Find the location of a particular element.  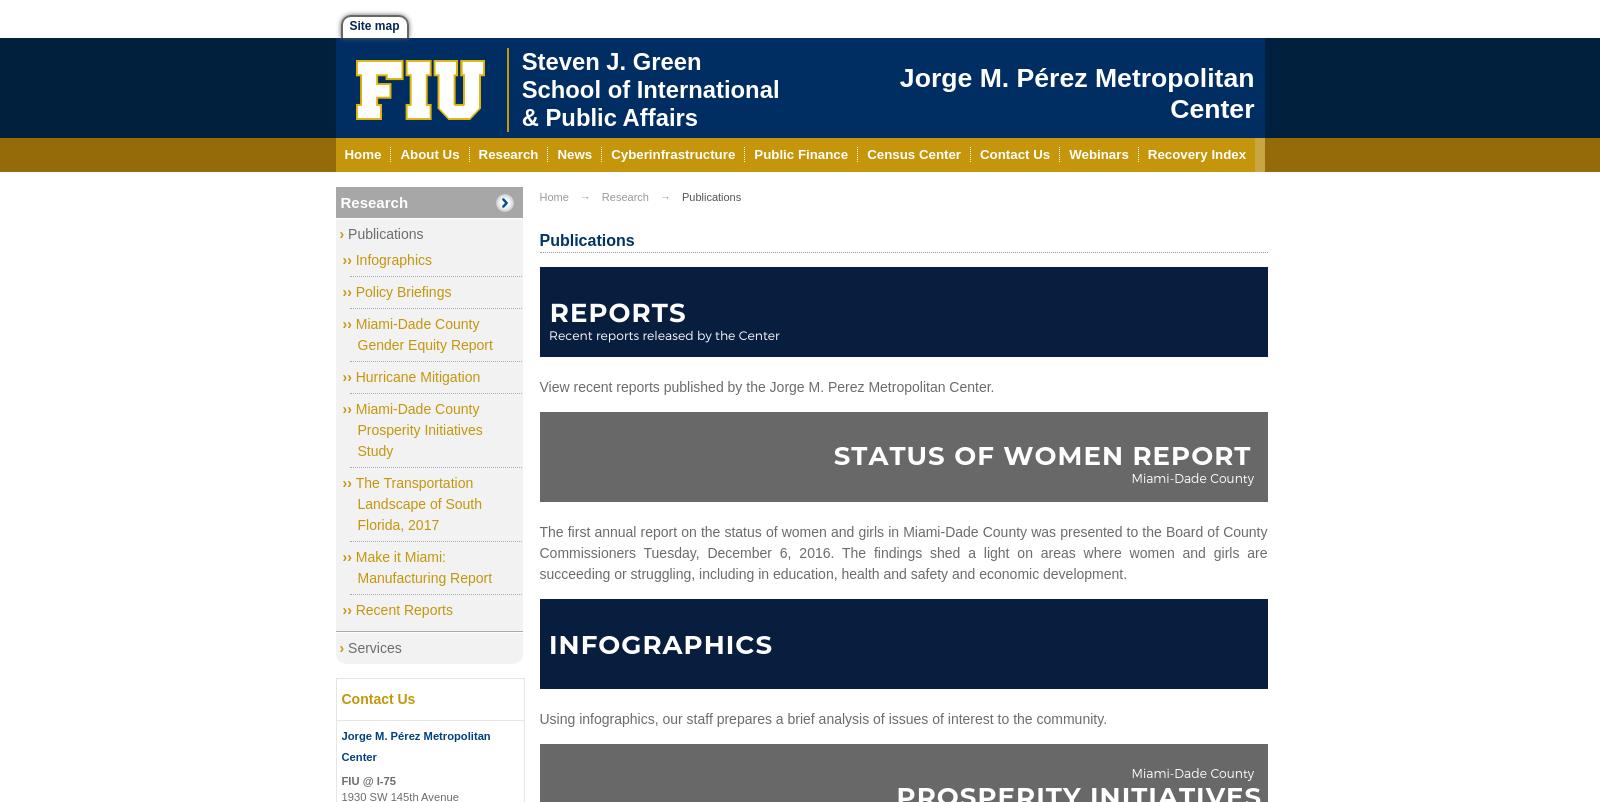

'Site map' is located at coordinates (374, 25).